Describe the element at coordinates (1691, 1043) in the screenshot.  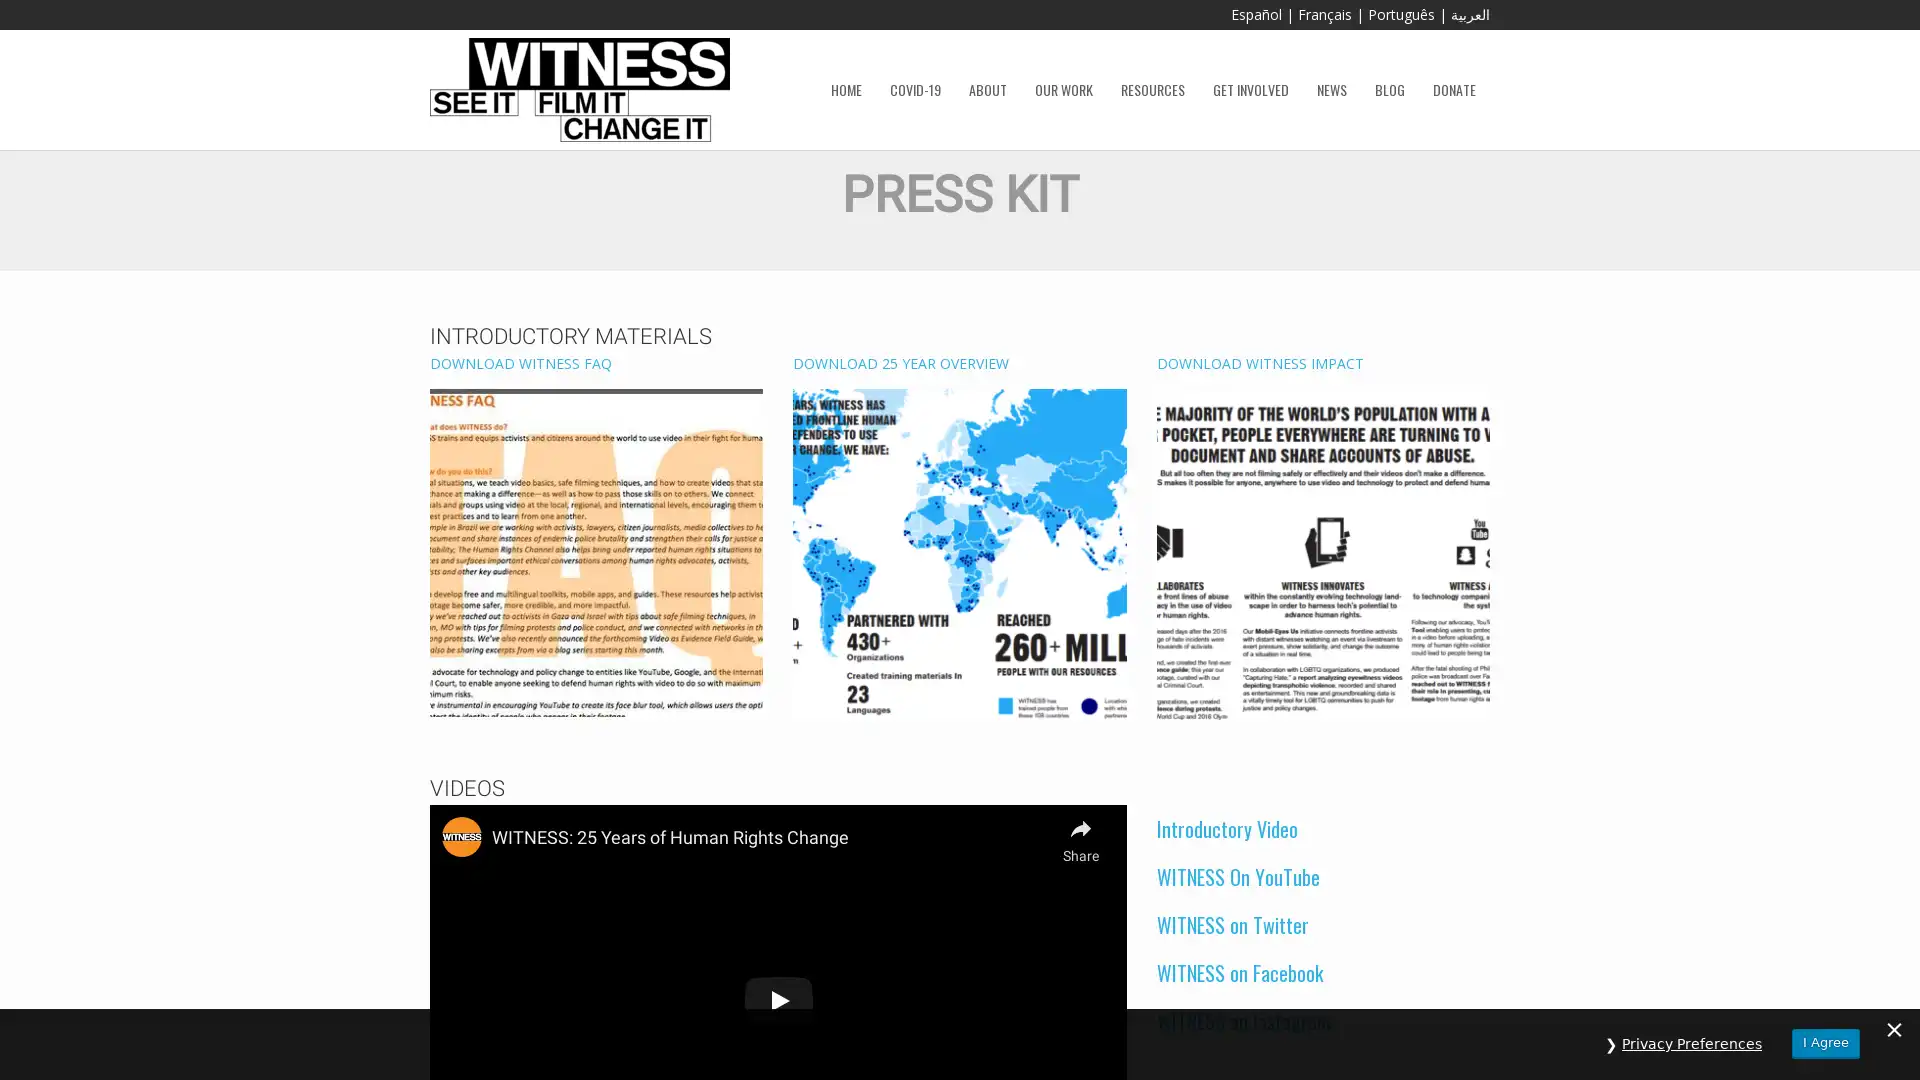
I see `Privacy Preferences` at that location.